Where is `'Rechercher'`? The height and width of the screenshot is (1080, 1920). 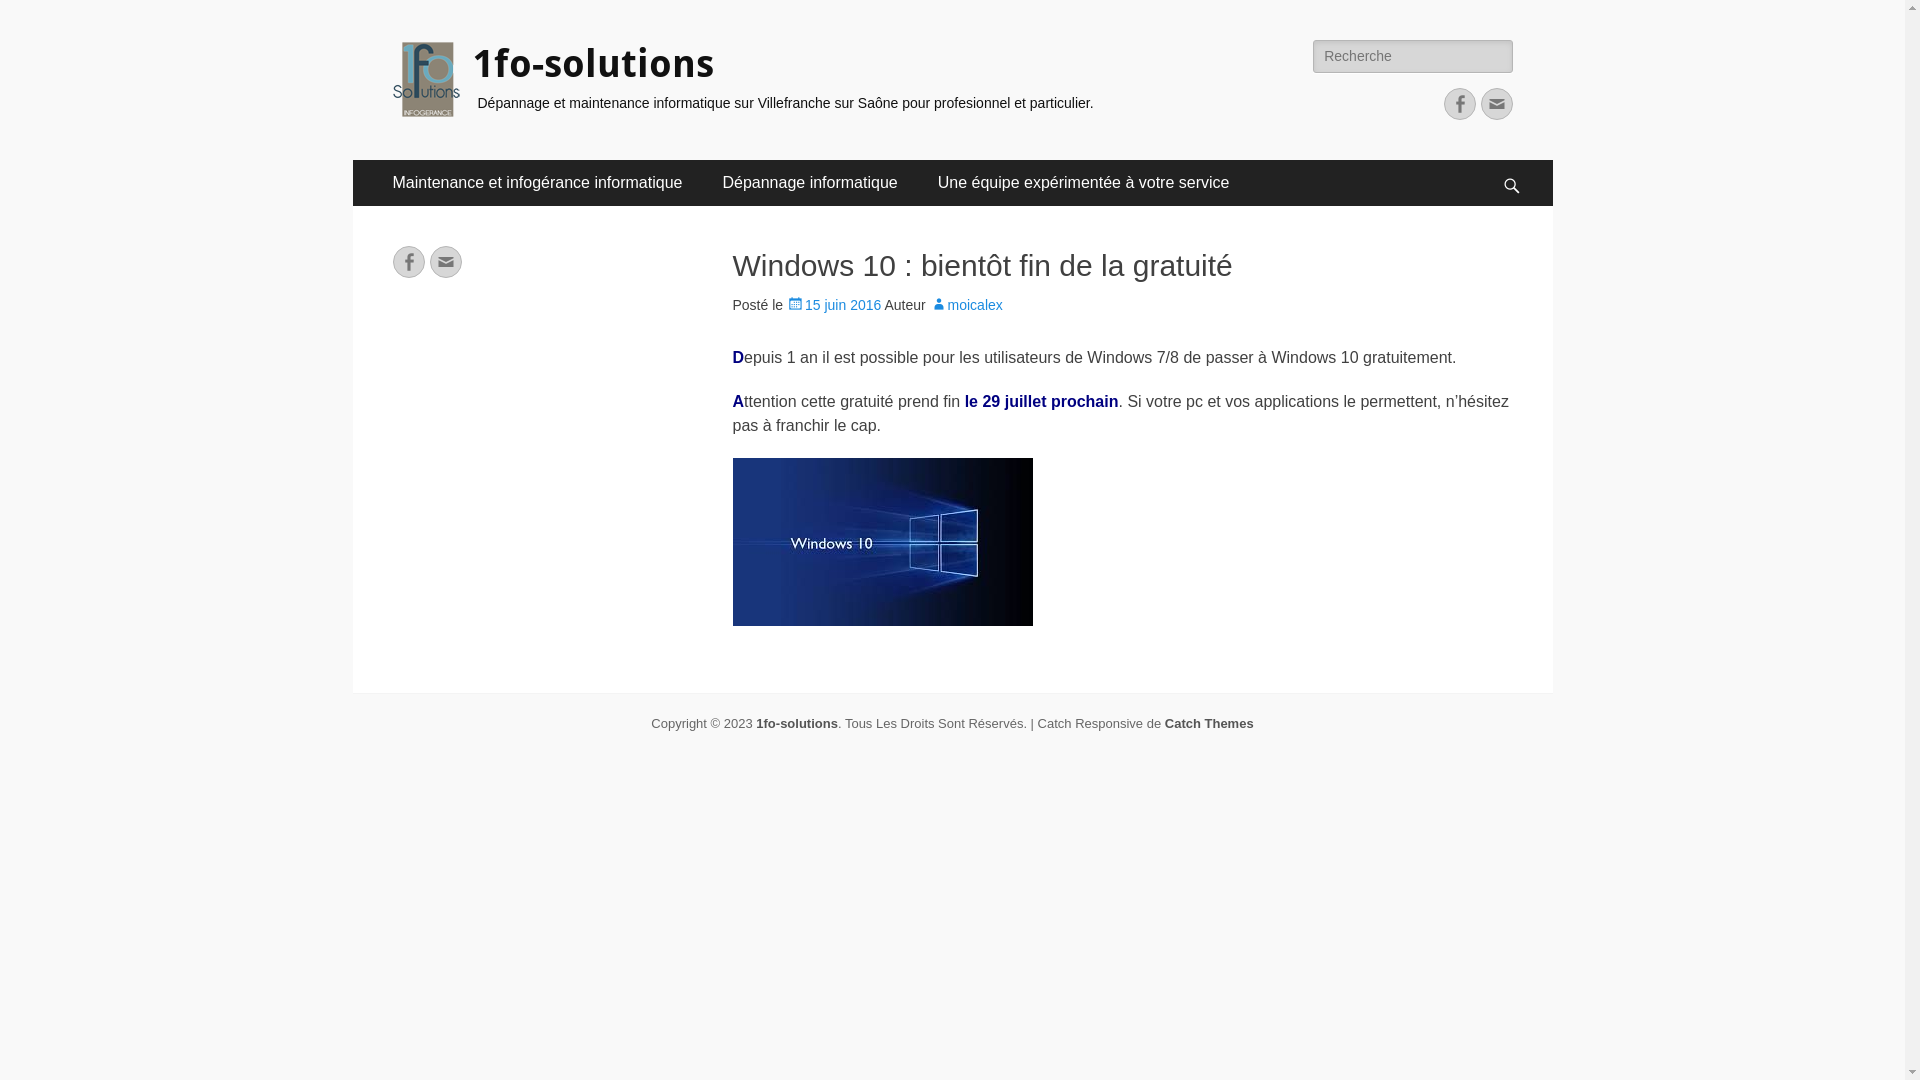 'Rechercher' is located at coordinates (43, 12).